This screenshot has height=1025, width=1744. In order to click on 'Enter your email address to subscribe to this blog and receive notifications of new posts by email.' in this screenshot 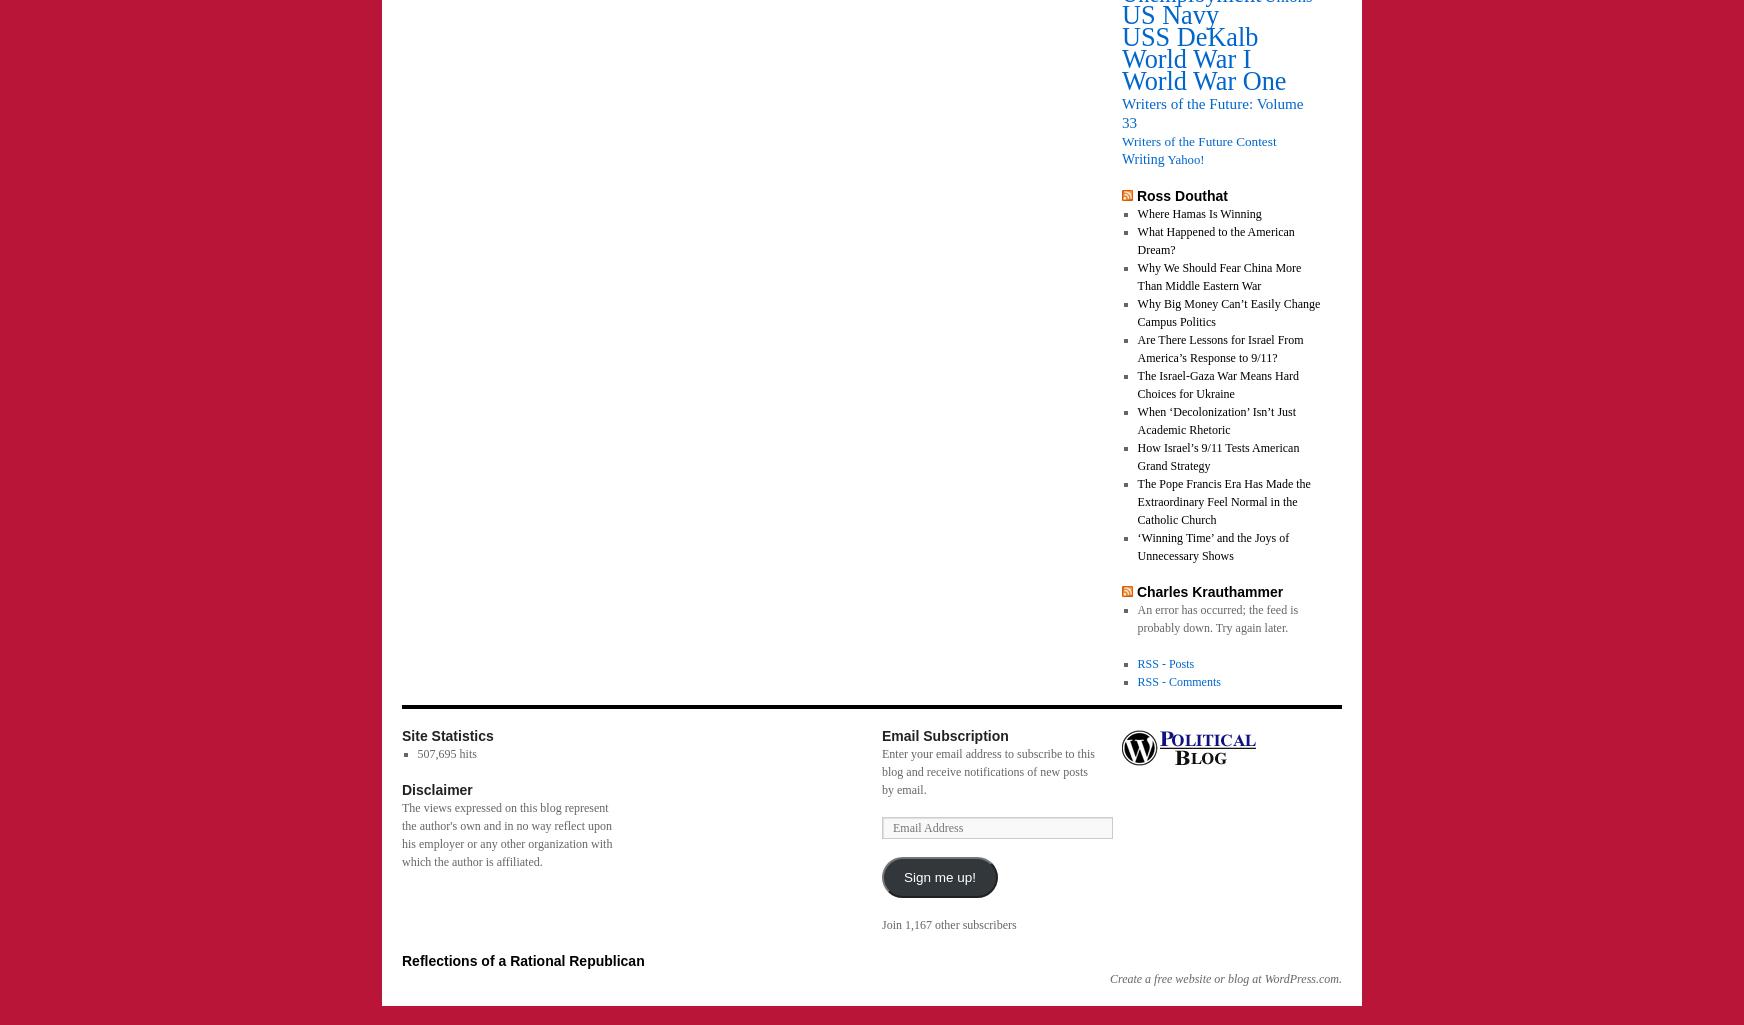, I will do `click(880, 772)`.